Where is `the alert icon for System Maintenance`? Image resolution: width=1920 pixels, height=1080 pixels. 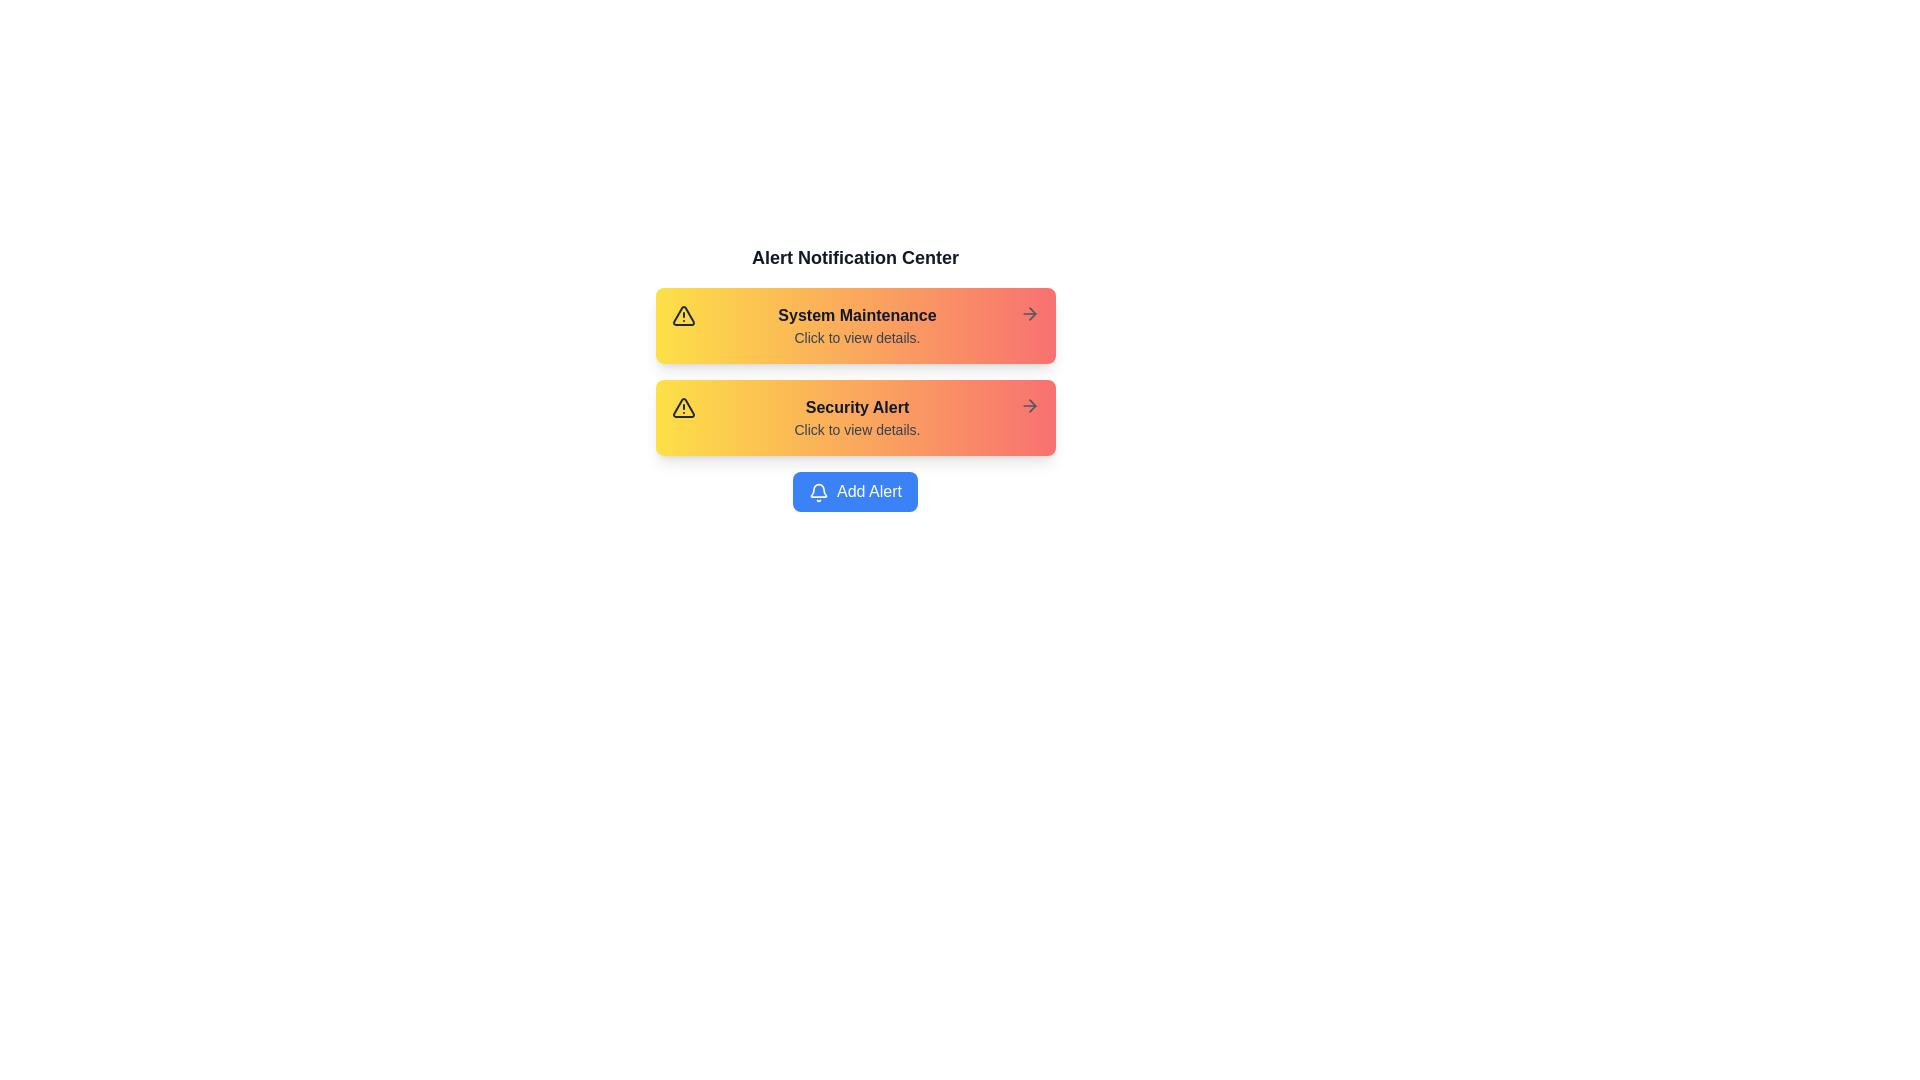 the alert icon for System Maintenance is located at coordinates (683, 315).